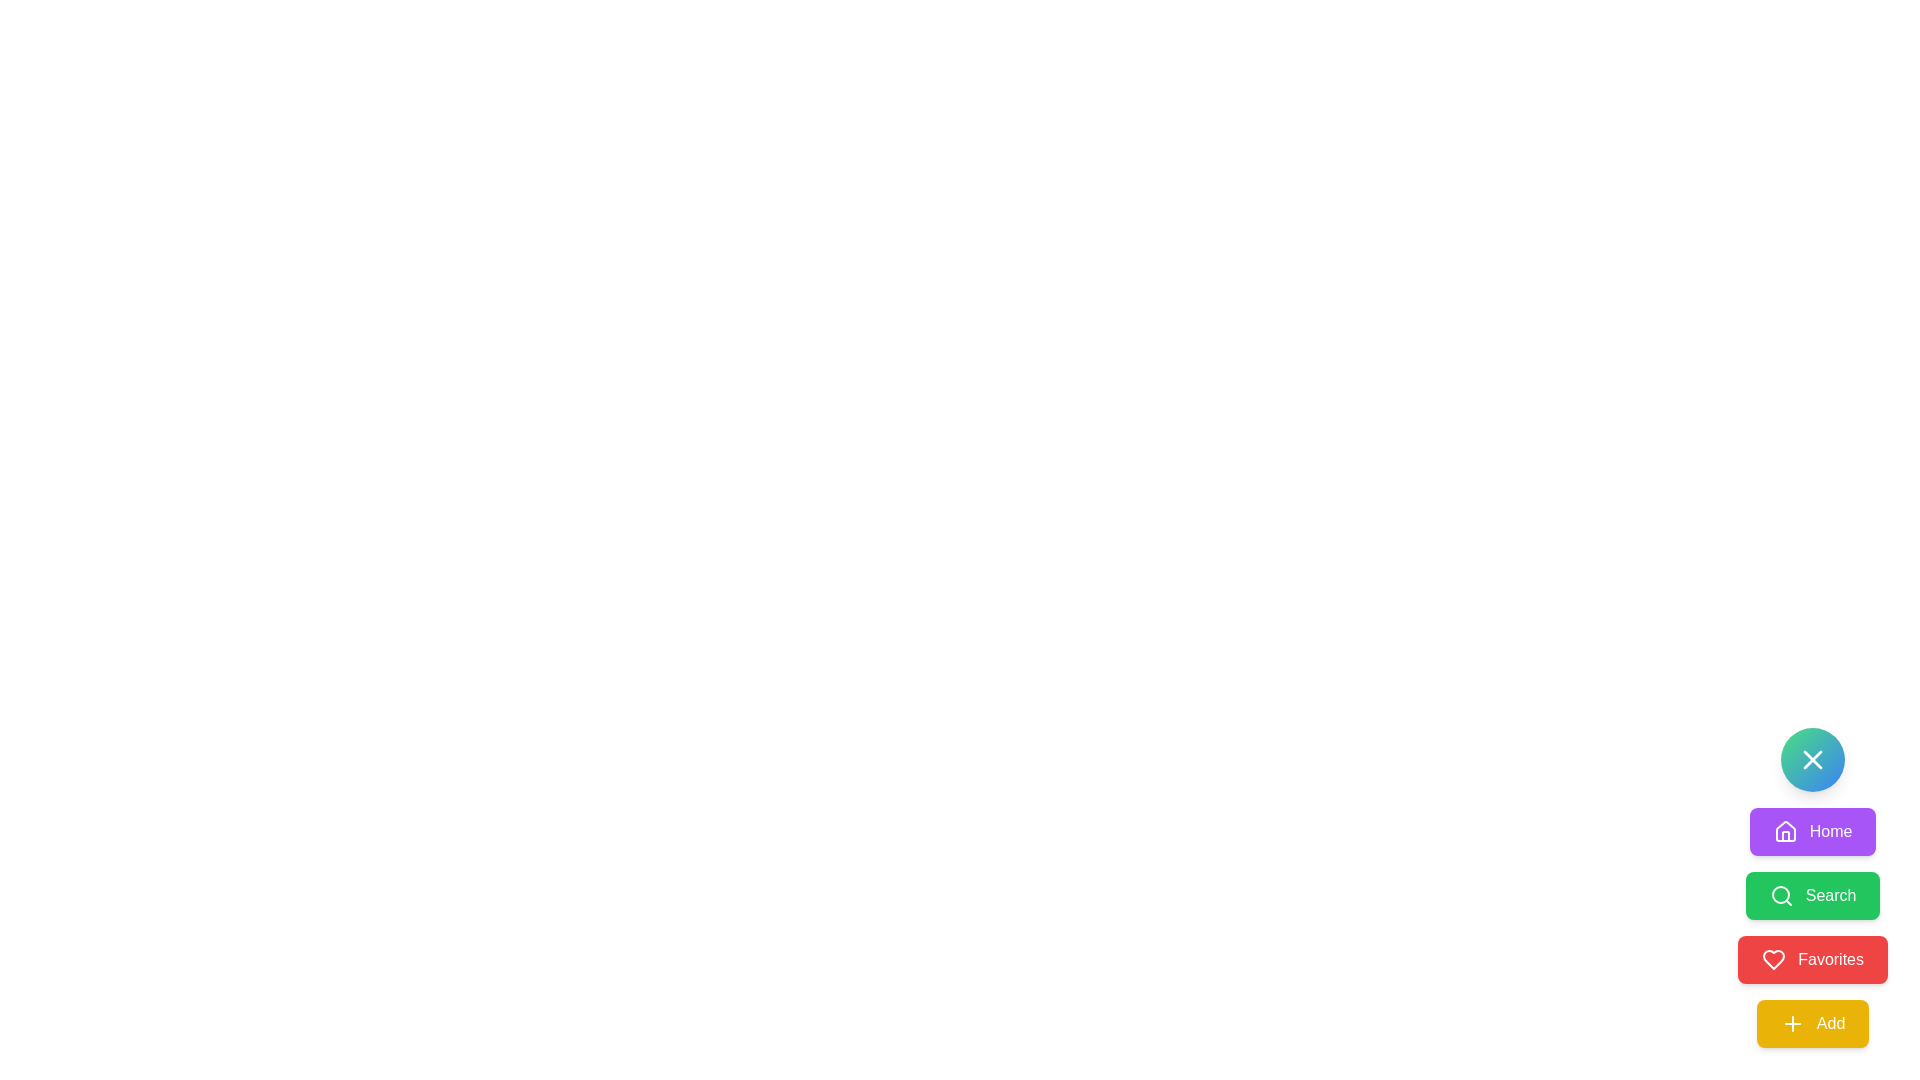 The width and height of the screenshot is (1920, 1080). I want to click on the purple rectangular 'Home' button with a white house icon, so click(1813, 832).